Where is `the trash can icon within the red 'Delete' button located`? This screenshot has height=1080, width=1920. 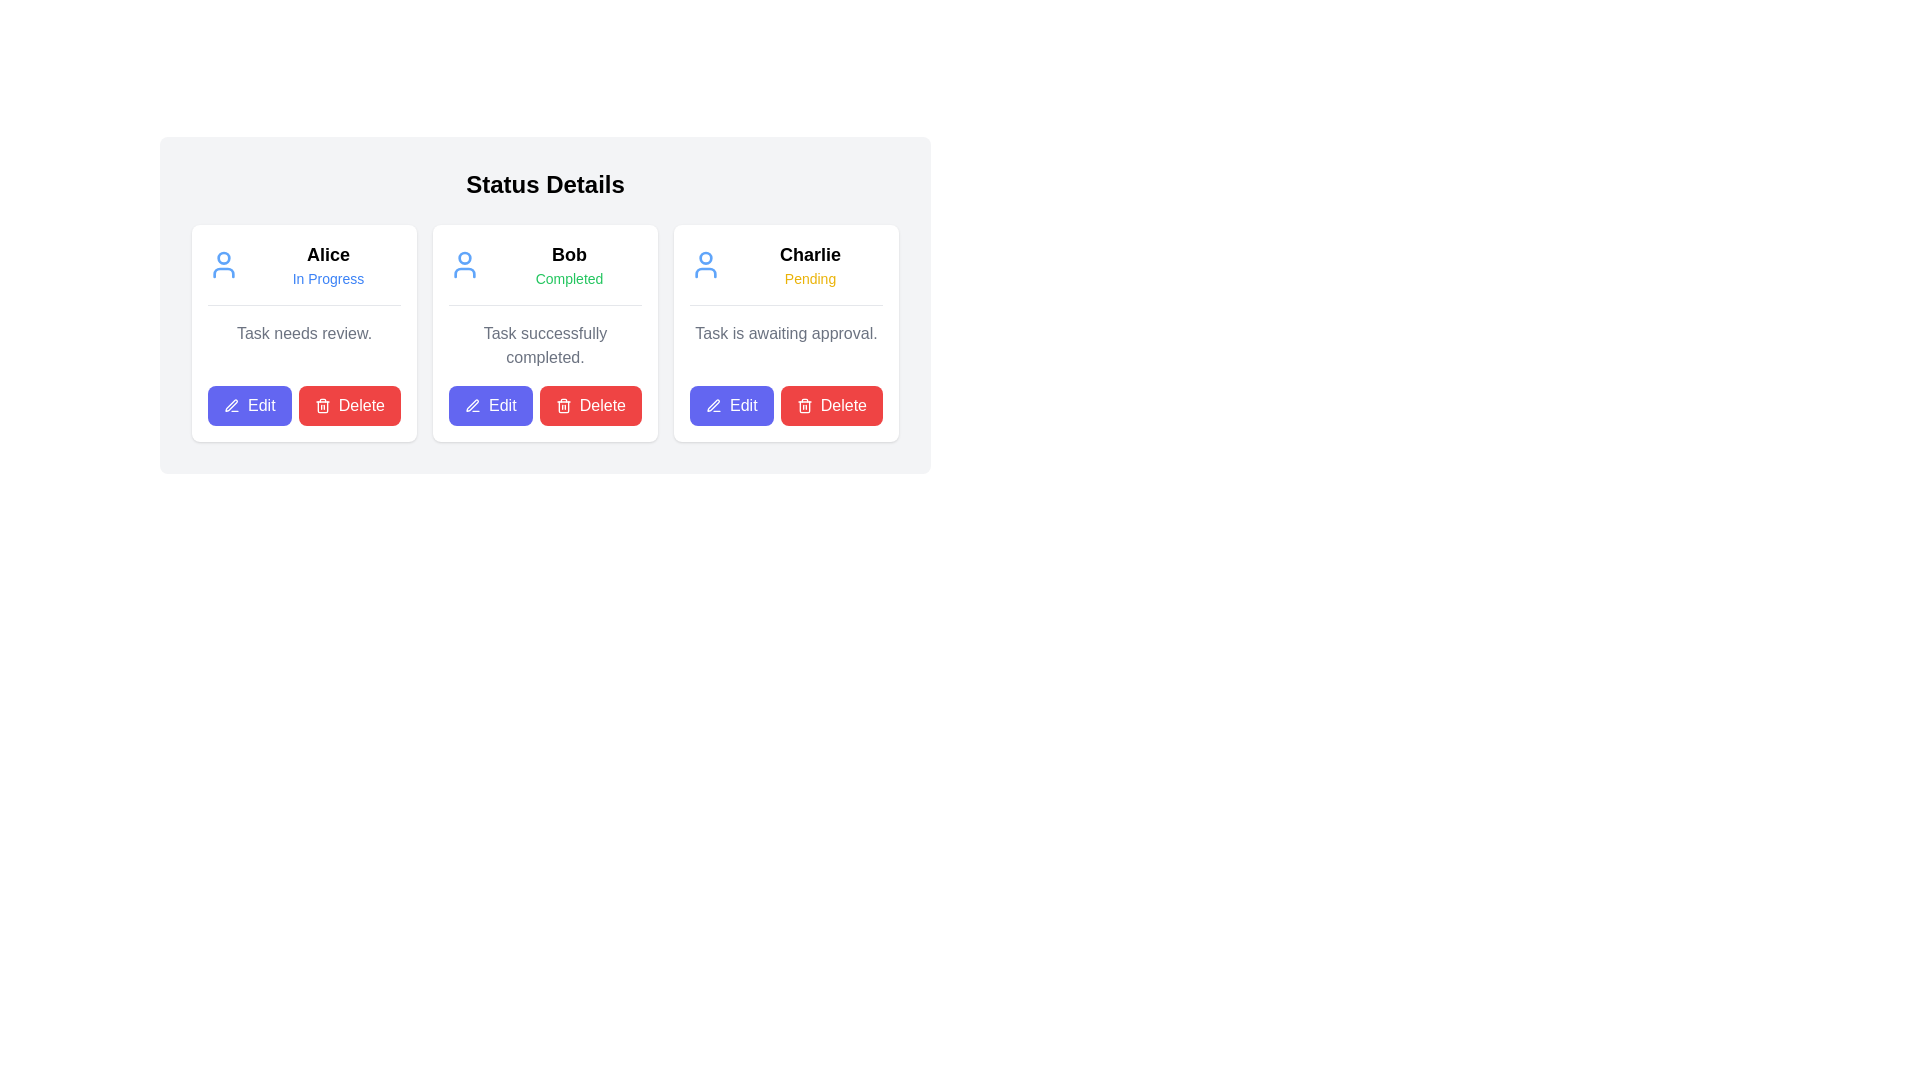 the trash can icon within the red 'Delete' button located is located at coordinates (804, 405).